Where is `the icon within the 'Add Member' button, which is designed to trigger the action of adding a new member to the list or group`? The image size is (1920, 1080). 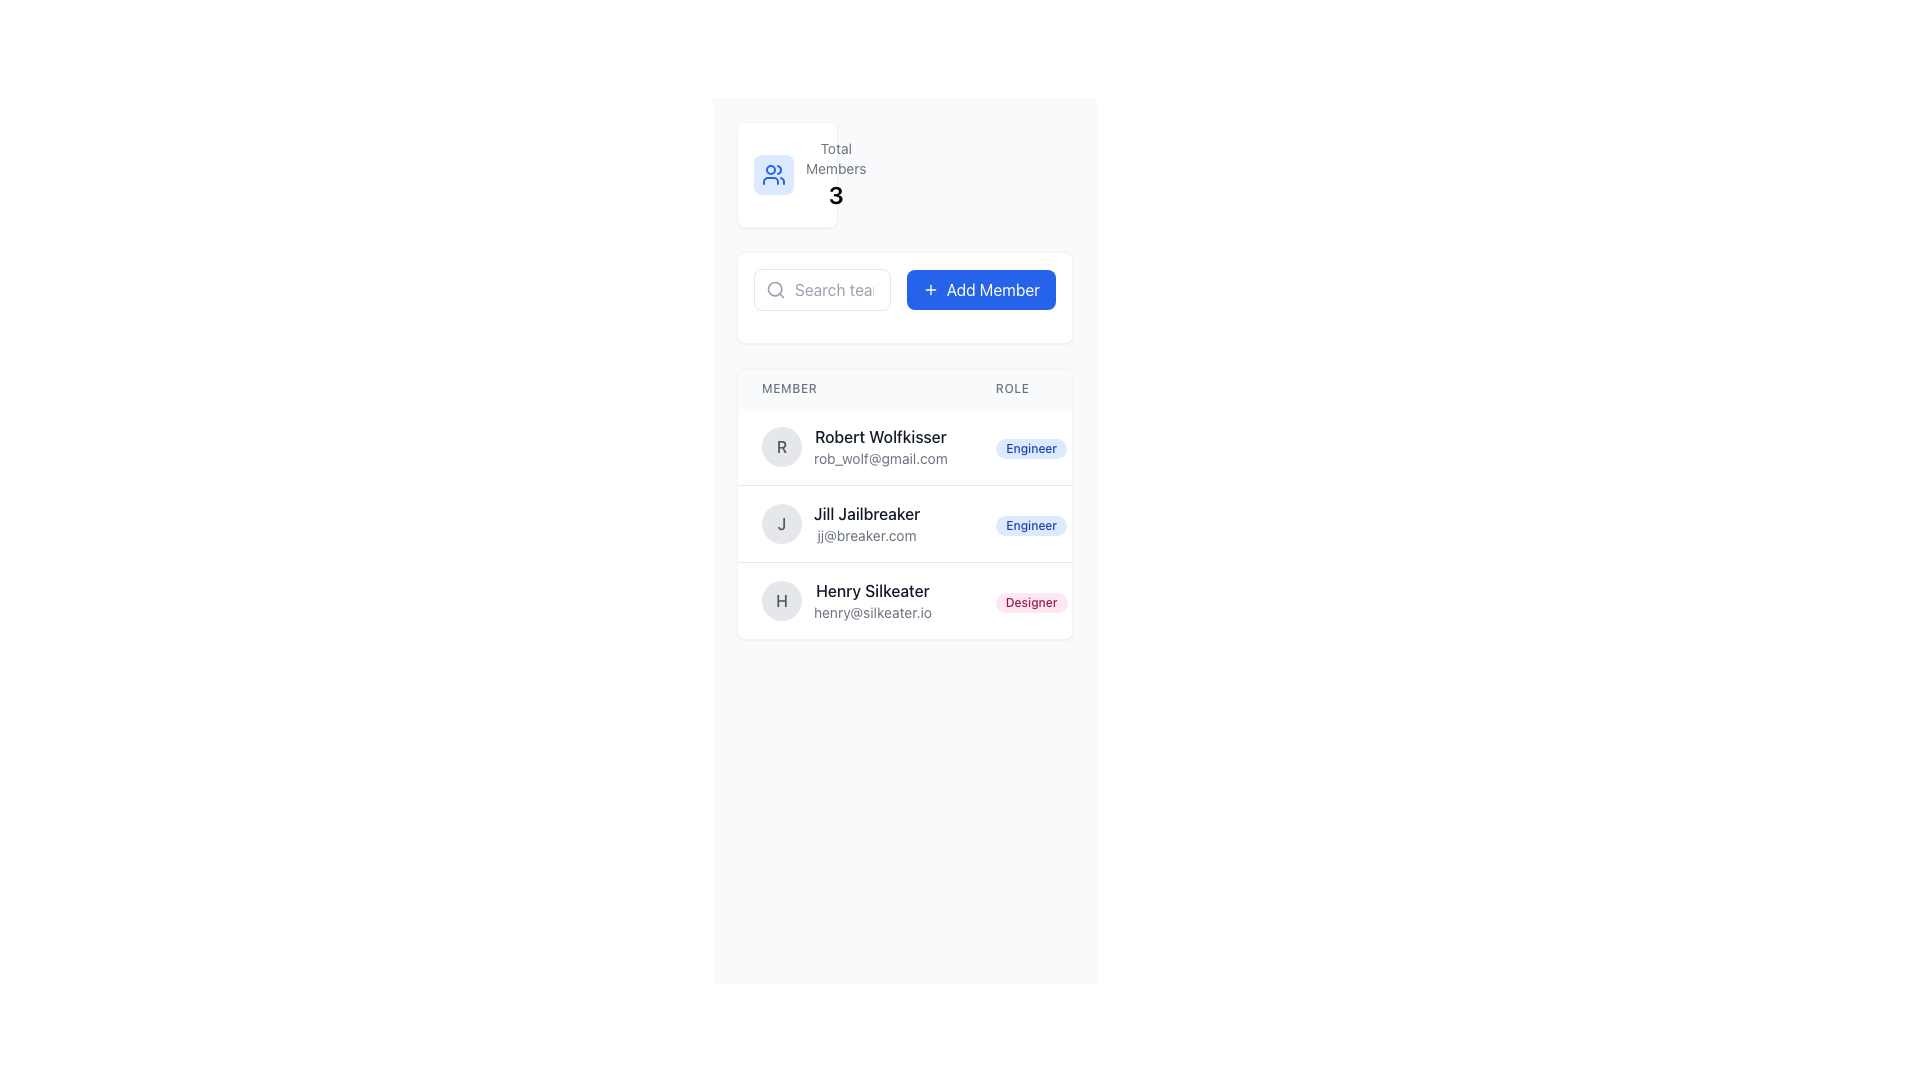 the icon within the 'Add Member' button, which is designed to trigger the action of adding a new member to the list or group is located at coordinates (929, 289).